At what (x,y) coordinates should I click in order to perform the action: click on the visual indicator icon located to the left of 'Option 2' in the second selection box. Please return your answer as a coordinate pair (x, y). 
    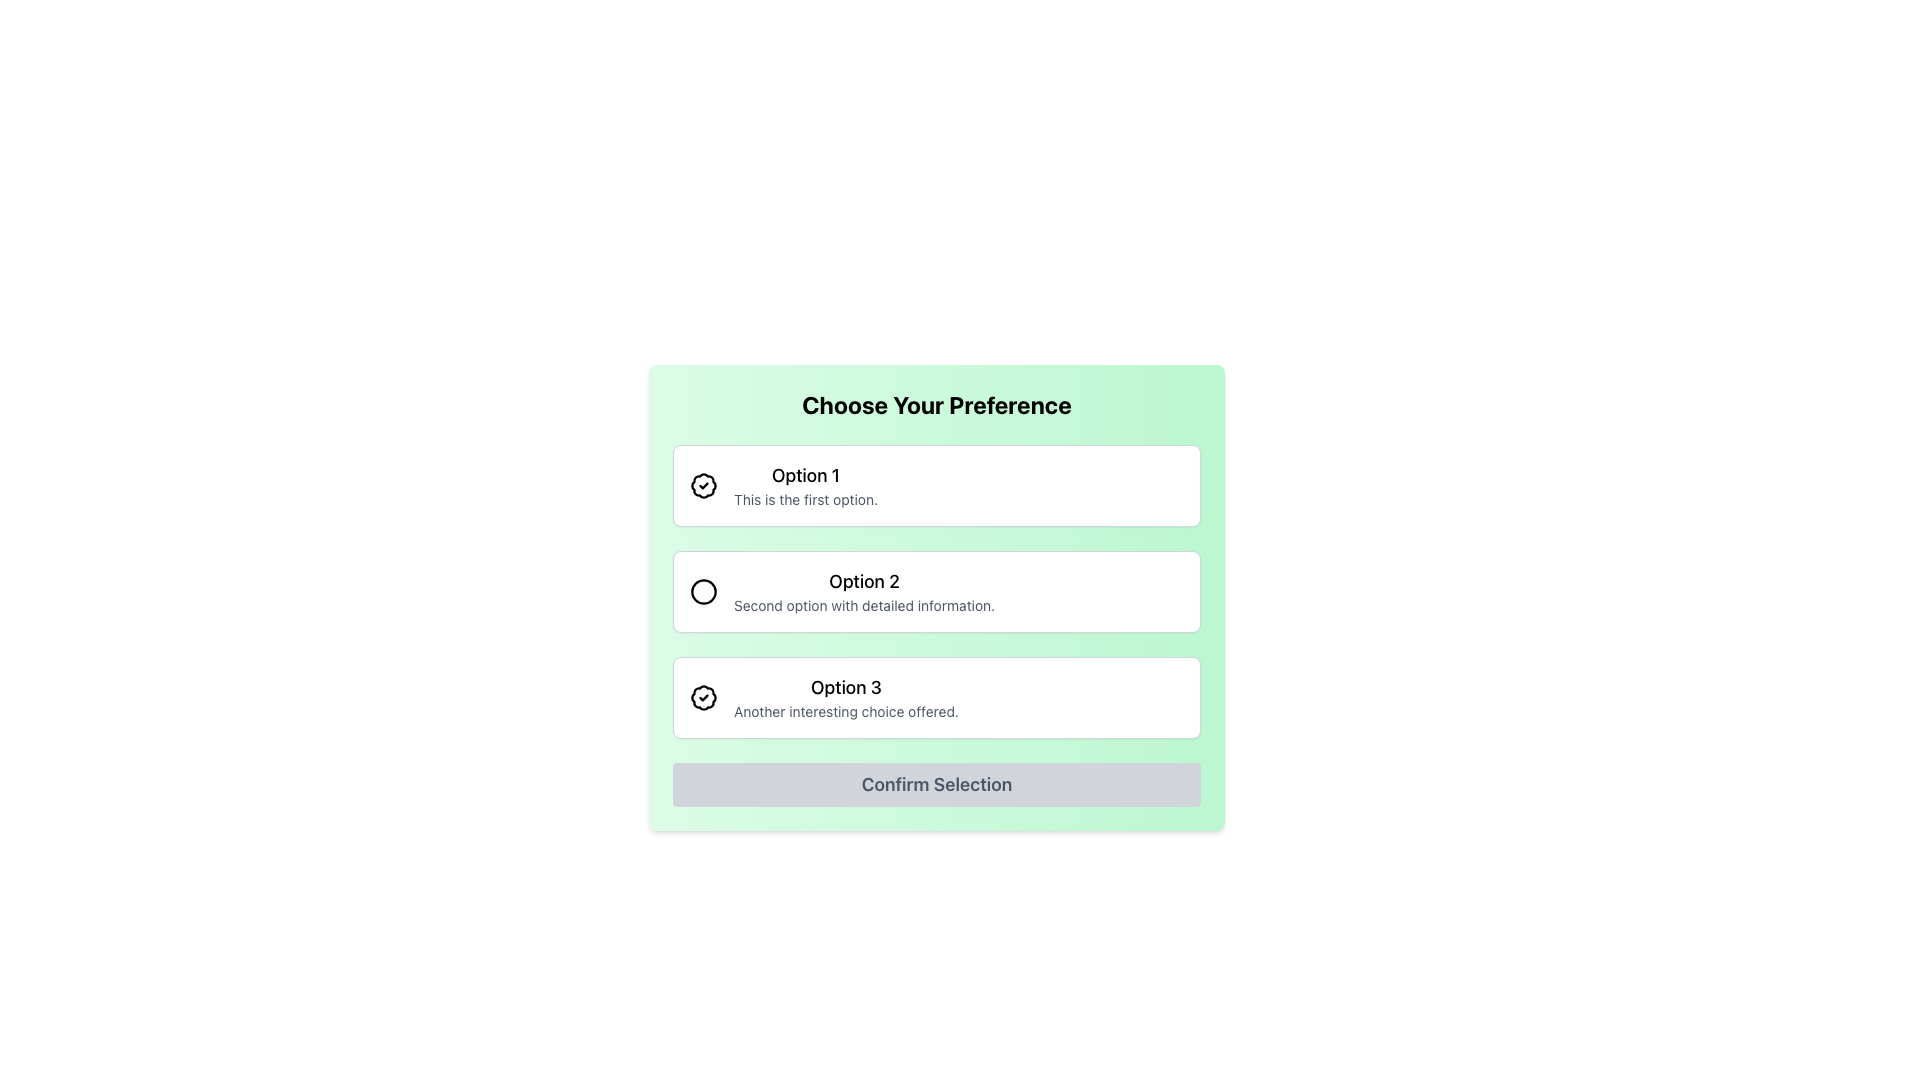
    Looking at the image, I should click on (704, 590).